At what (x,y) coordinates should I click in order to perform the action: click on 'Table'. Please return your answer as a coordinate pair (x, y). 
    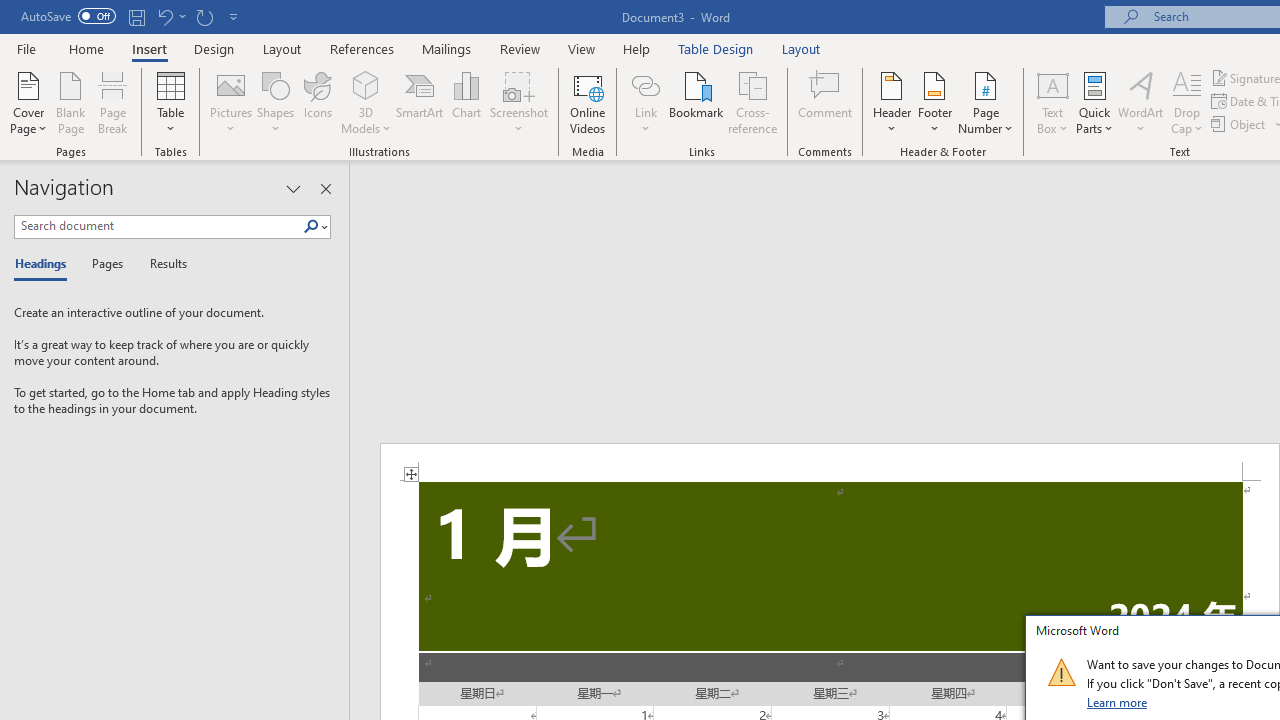
    Looking at the image, I should click on (170, 103).